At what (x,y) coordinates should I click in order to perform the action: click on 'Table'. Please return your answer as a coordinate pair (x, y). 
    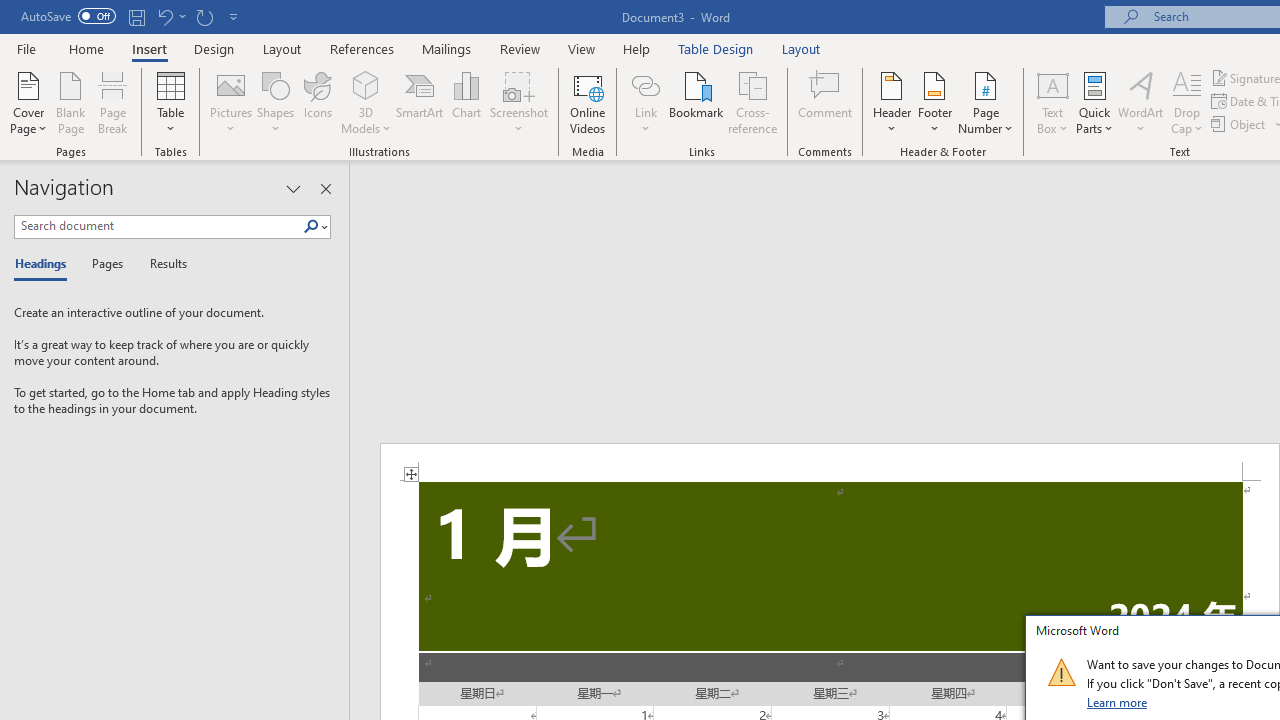
    Looking at the image, I should click on (170, 103).